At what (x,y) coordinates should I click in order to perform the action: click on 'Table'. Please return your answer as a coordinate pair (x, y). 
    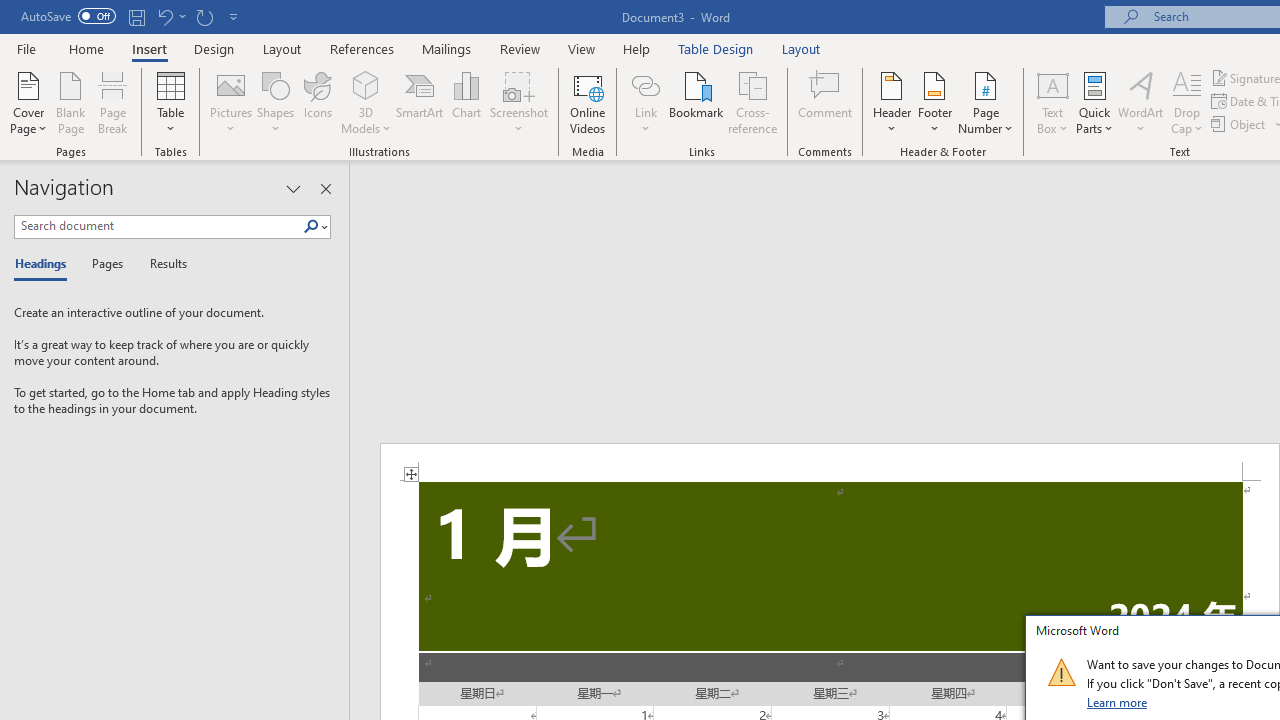
    Looking at the image, I should click on (170, 103).